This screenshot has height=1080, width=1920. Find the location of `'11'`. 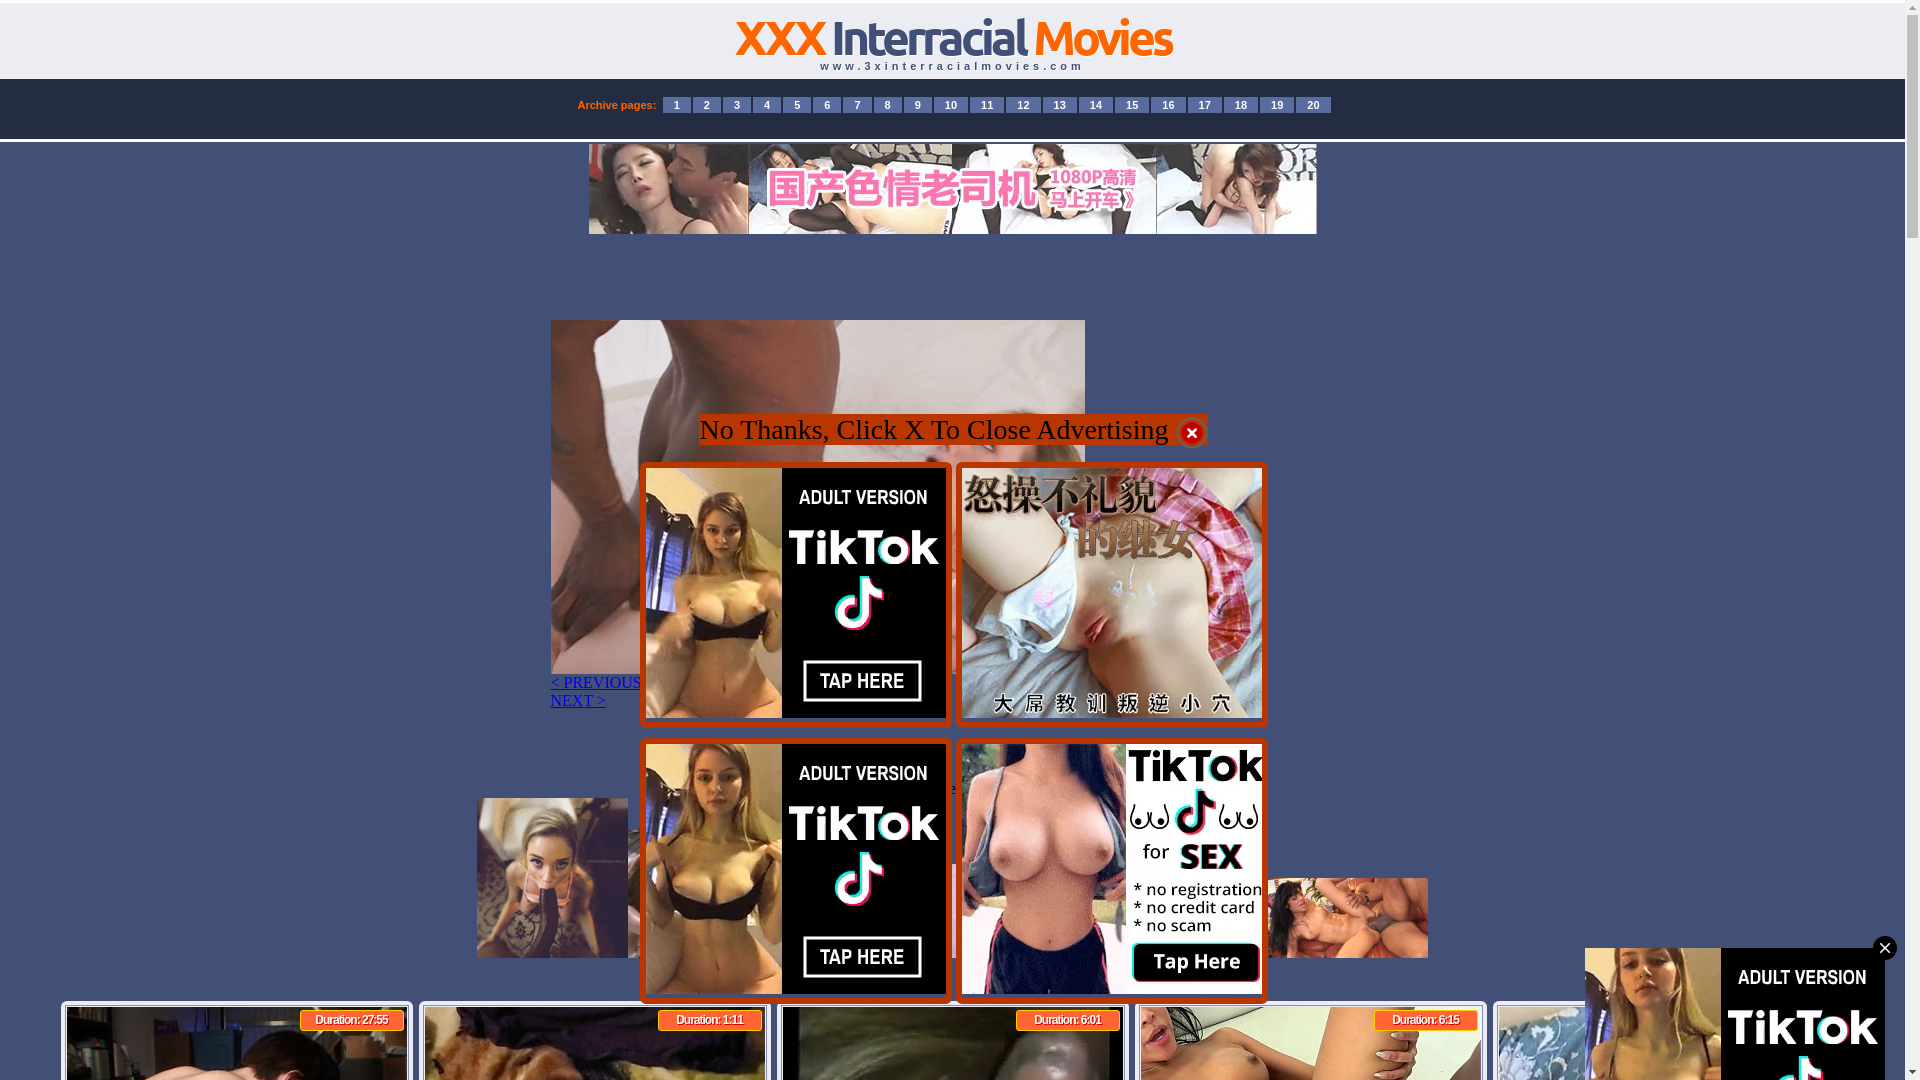

'11' is located at coordinates (987, 104).